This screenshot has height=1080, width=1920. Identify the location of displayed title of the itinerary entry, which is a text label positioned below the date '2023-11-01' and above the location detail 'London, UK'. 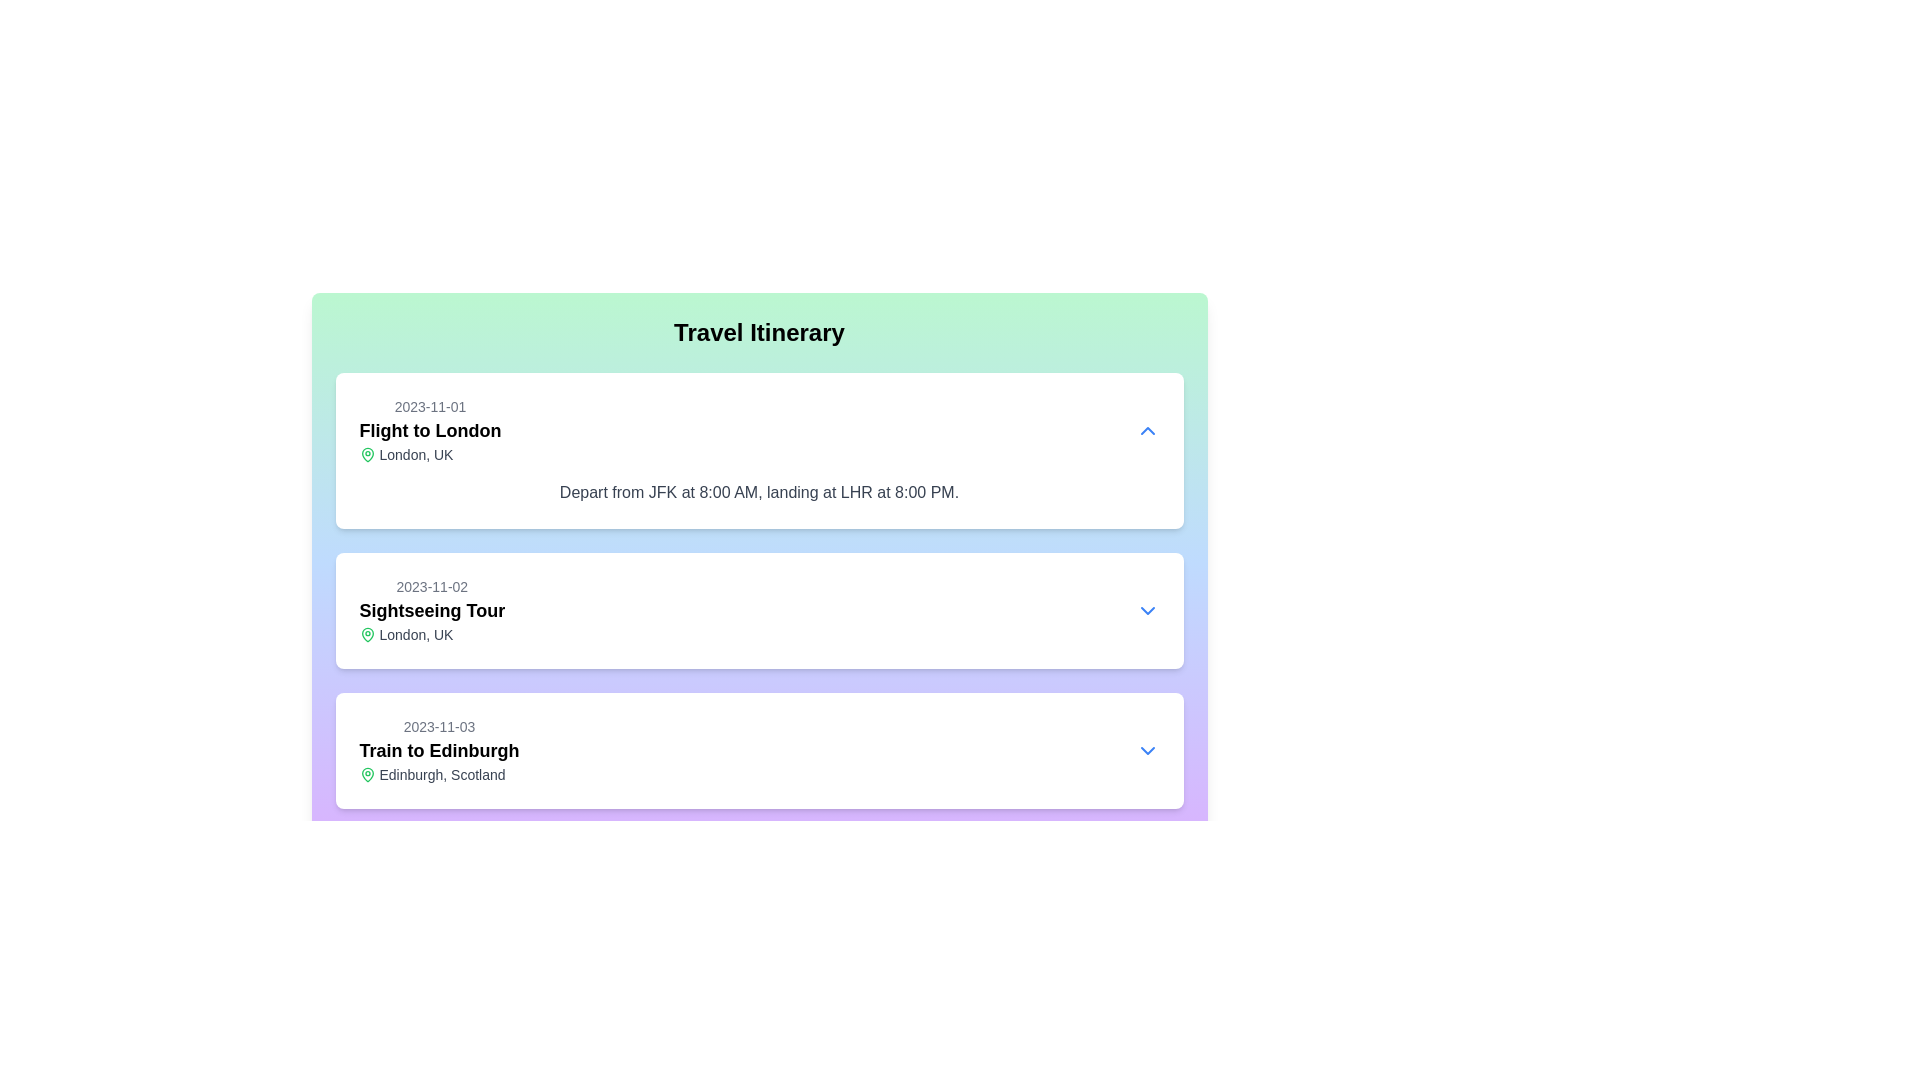
(429, 430).